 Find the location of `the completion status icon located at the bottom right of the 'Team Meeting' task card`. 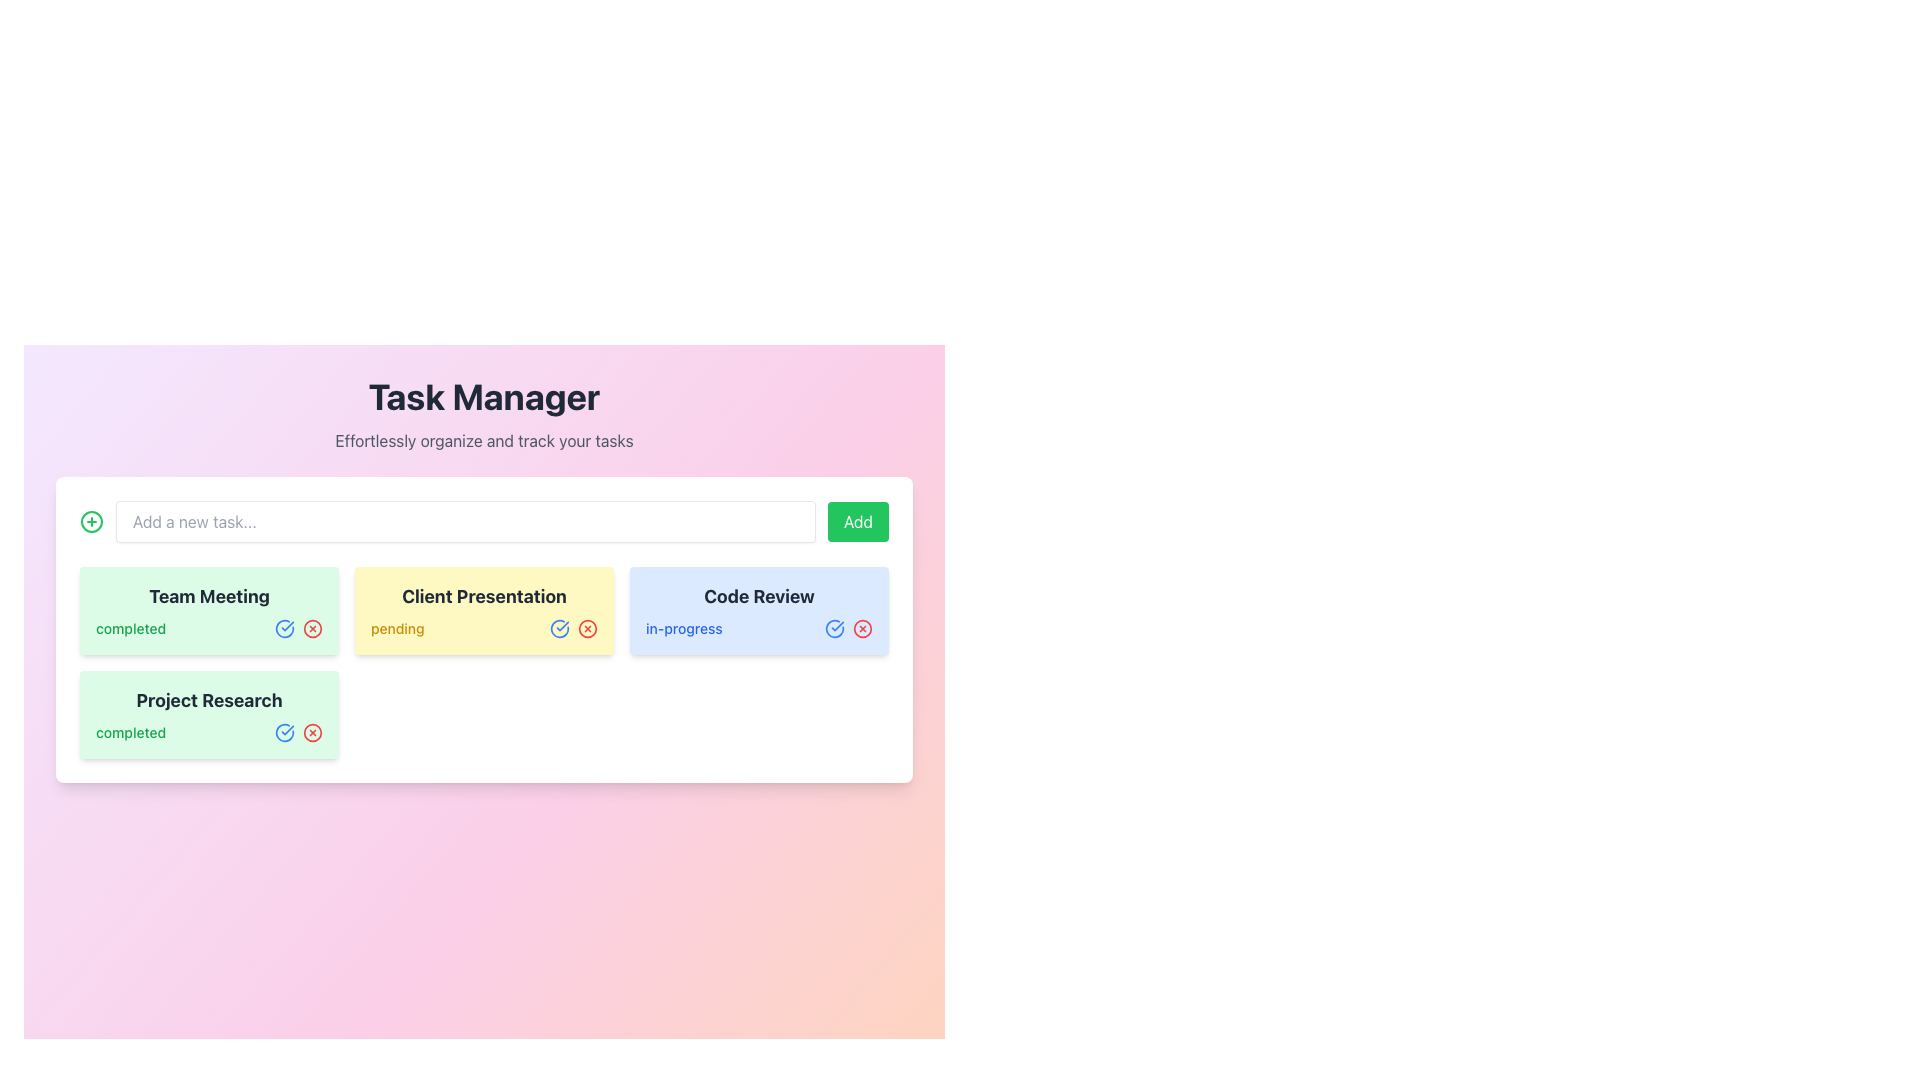

the completion status icon located at the bottom right of the 'Team Meeting' task card is located at coordinates (283, 627).